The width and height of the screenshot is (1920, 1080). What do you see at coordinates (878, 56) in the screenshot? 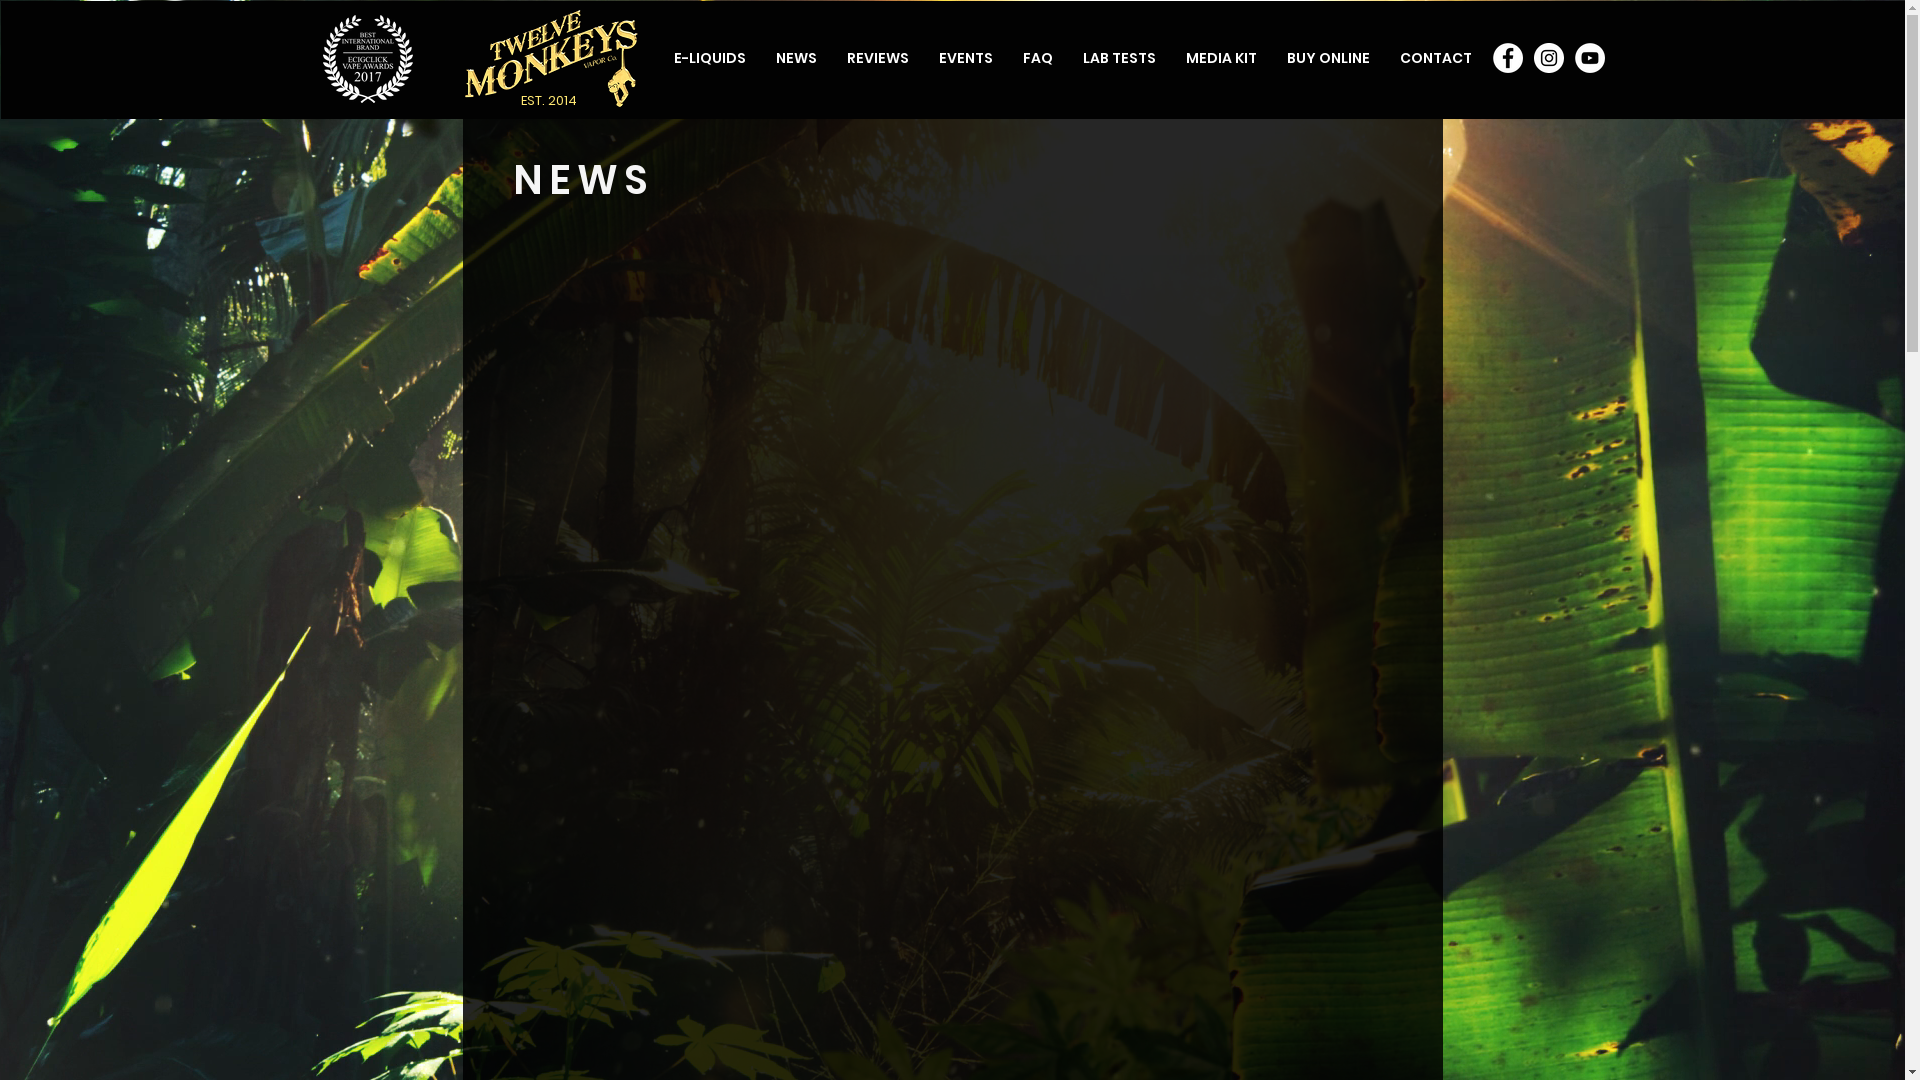
I see `'REVIEWS'` at bounding box center [878, 56].